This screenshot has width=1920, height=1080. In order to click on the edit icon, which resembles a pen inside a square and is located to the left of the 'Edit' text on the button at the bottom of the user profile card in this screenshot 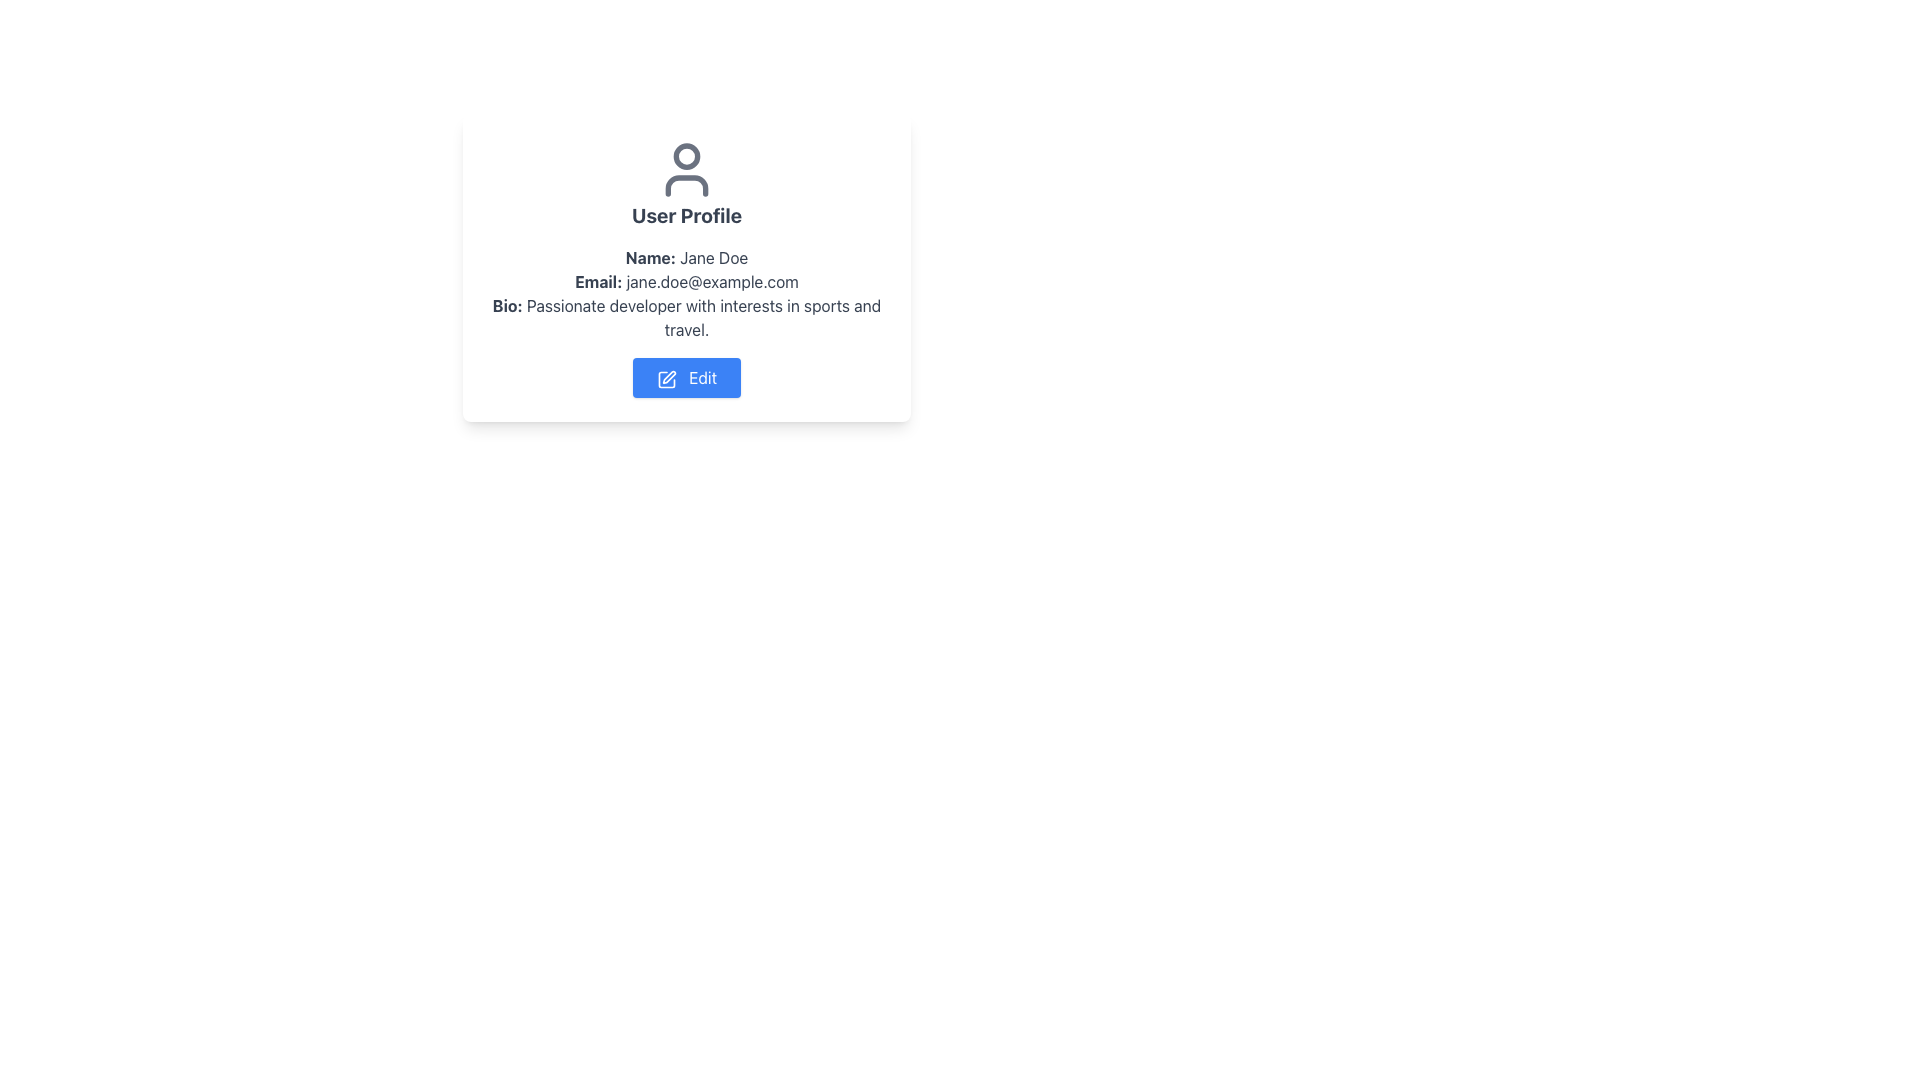, I will do `click(667, 379)`.